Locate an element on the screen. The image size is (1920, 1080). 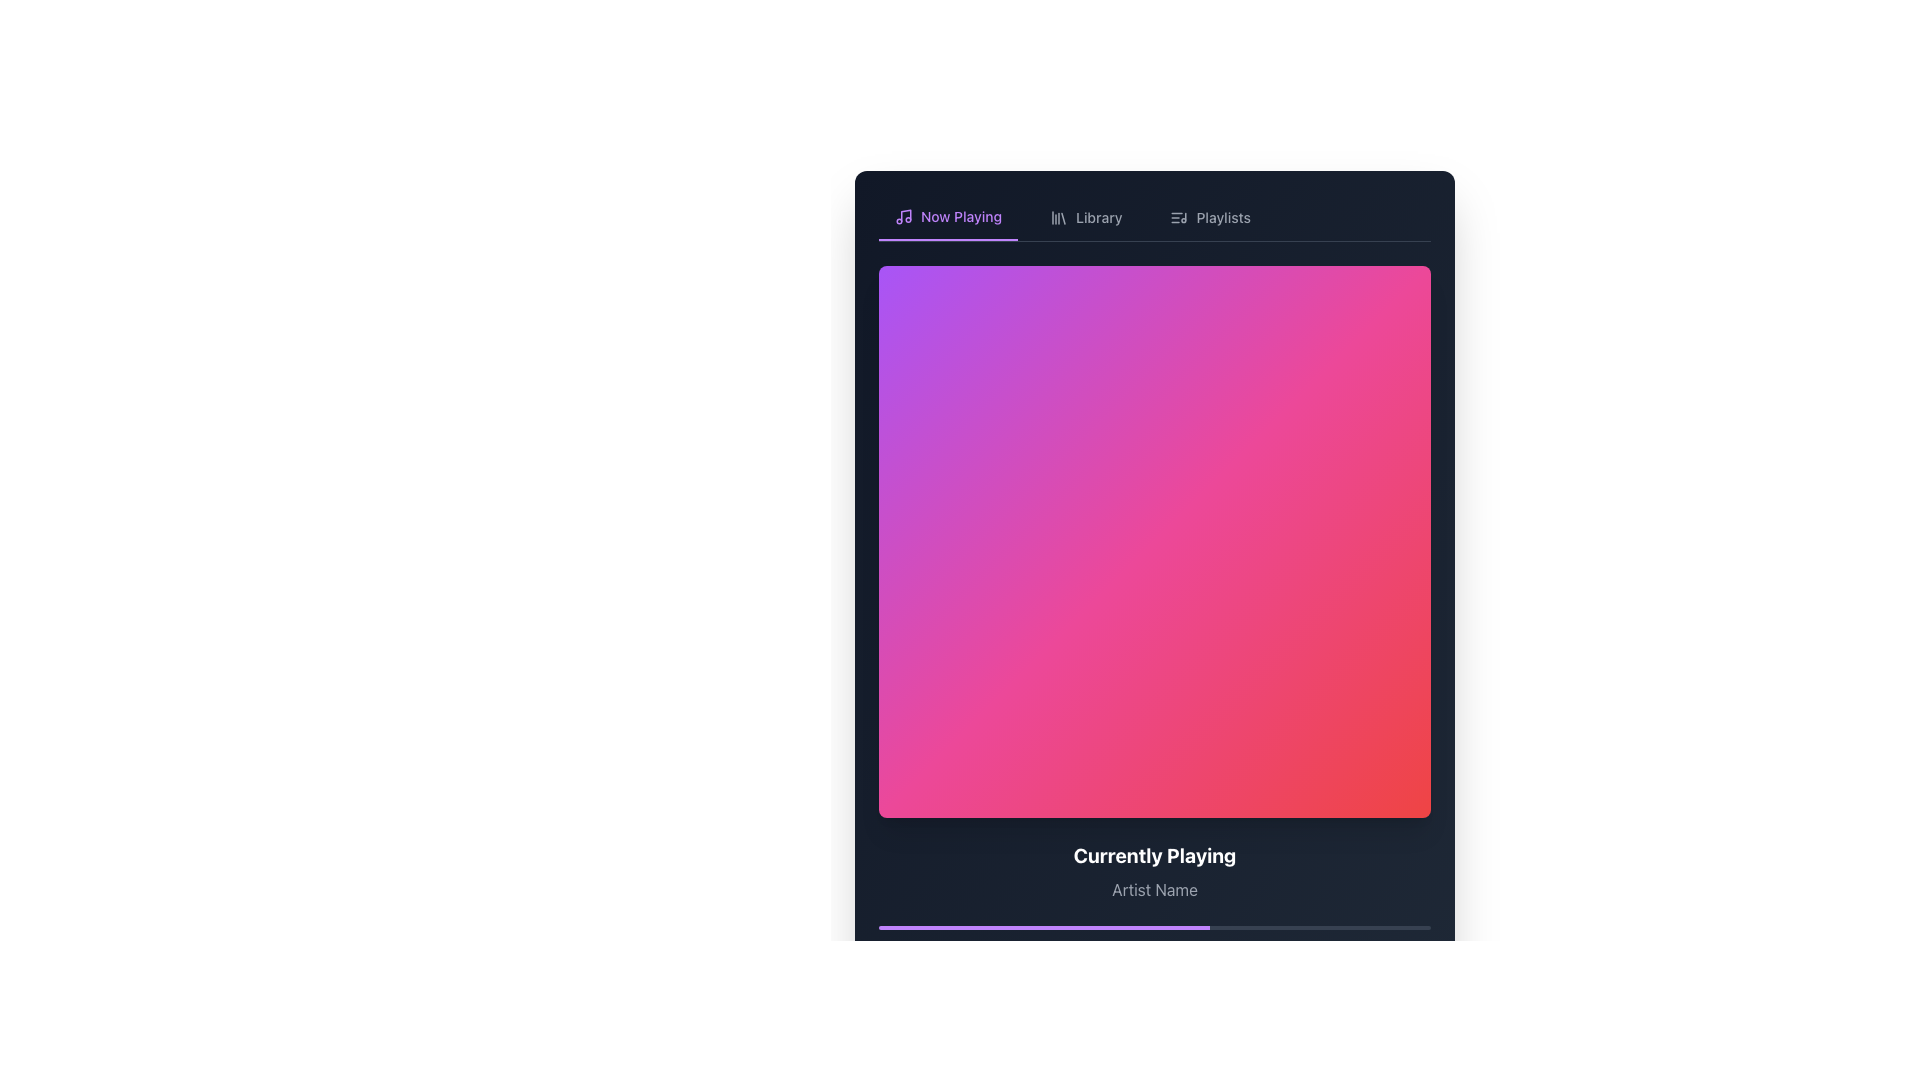
the 'Library' navigation tab button, which is the second item in a row of three navigation tabs is located at coordinates (1085, 218).